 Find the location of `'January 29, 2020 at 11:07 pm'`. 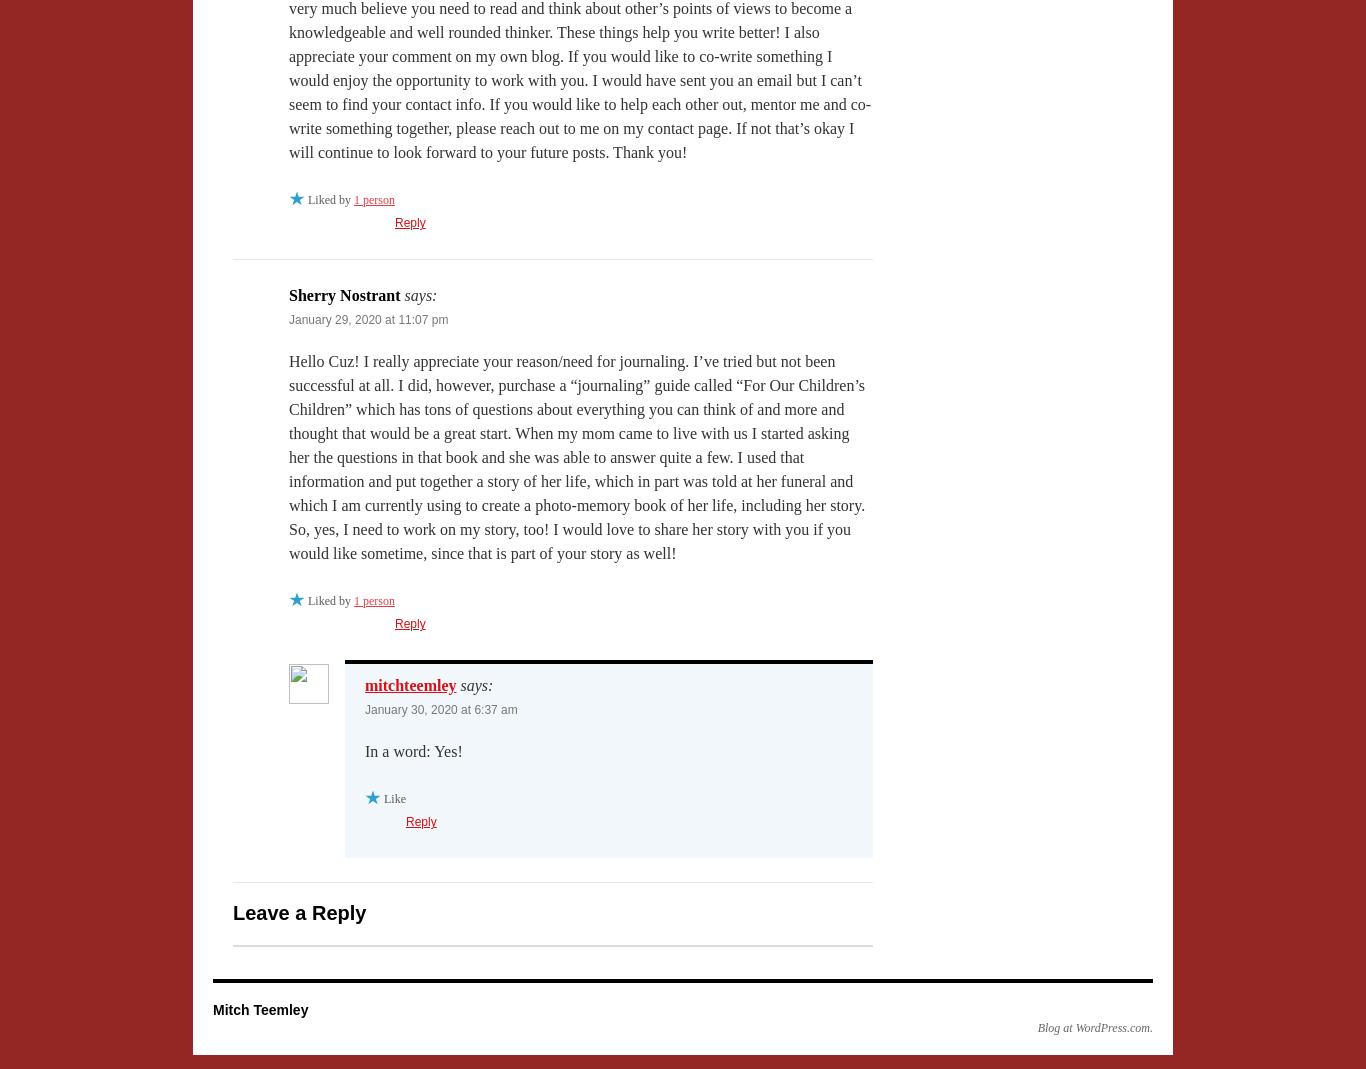

'January 29, 2020 at 11:07 pm' is located at coordinates (367, 318).